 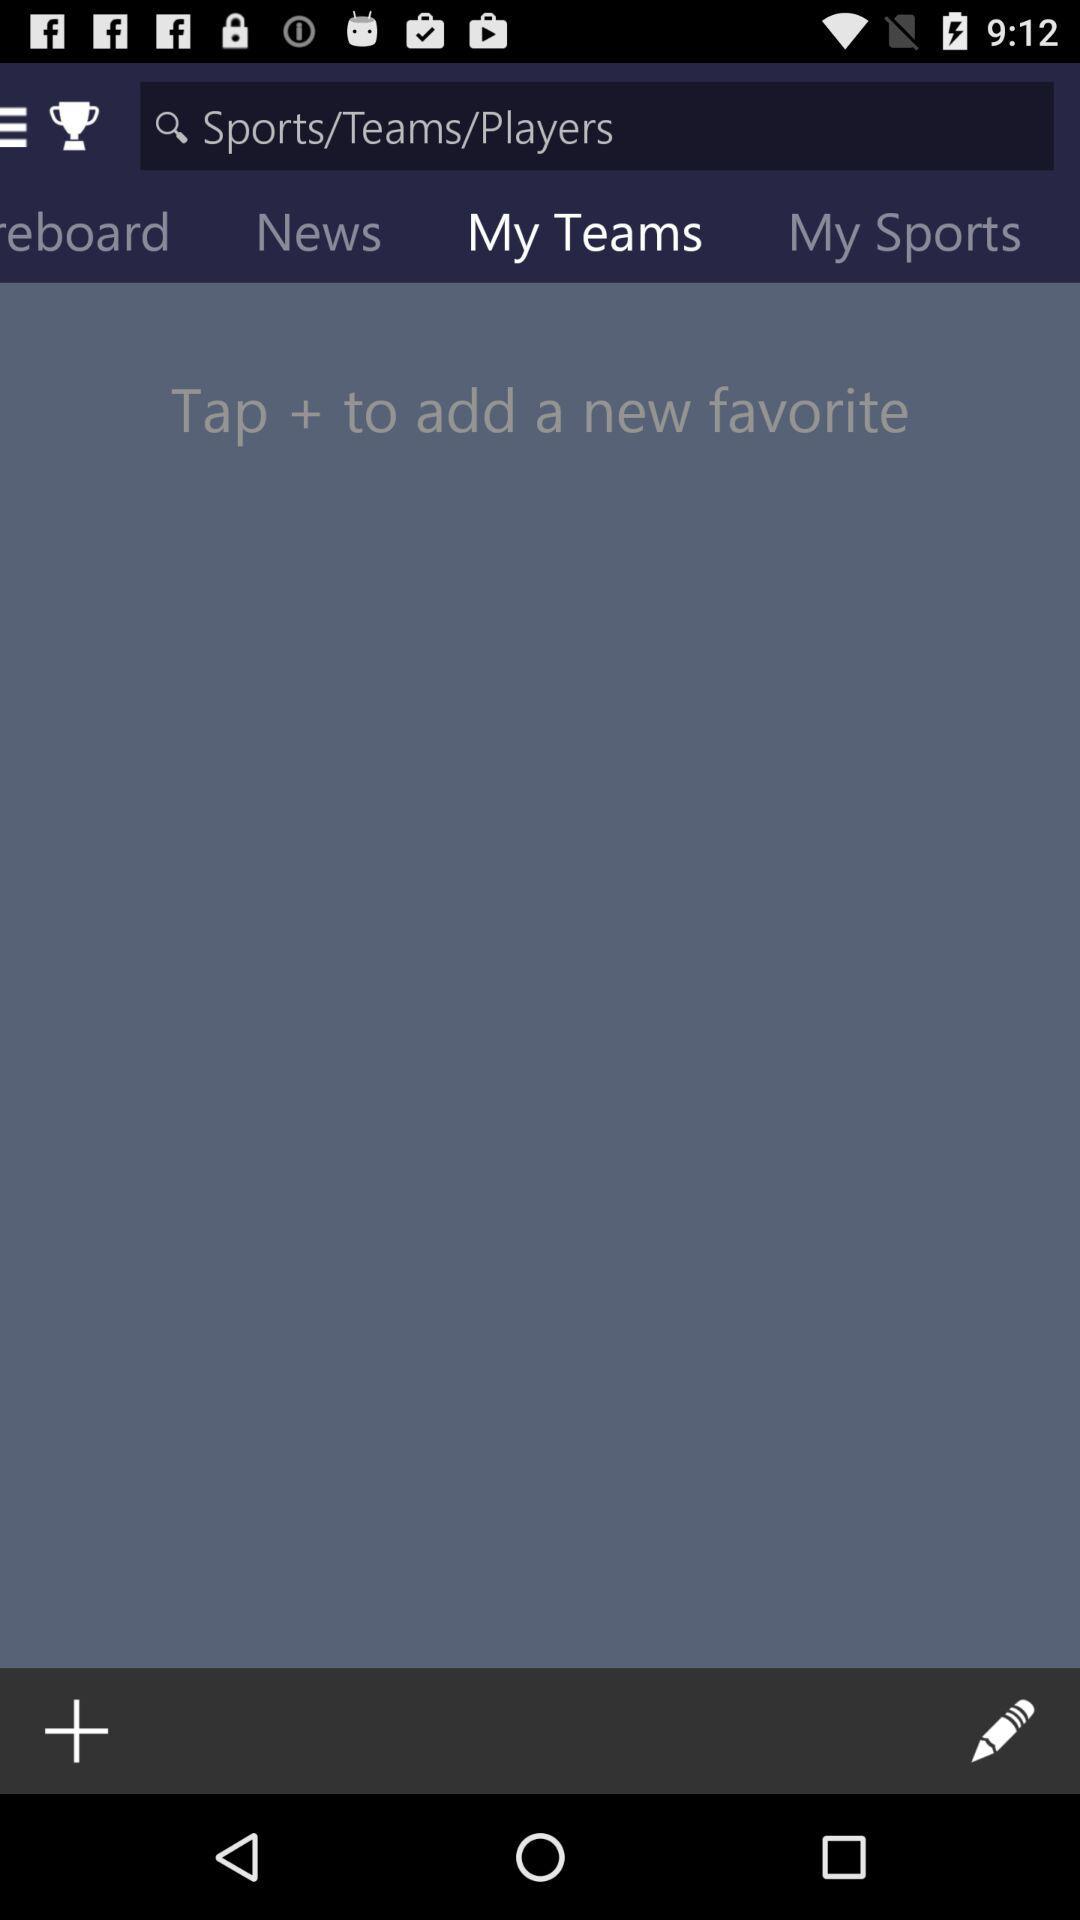 What do you see at coordinates (114, 235) in the screenshot?
I see `the icon next to the news icon` at bounding box center [114, 235].